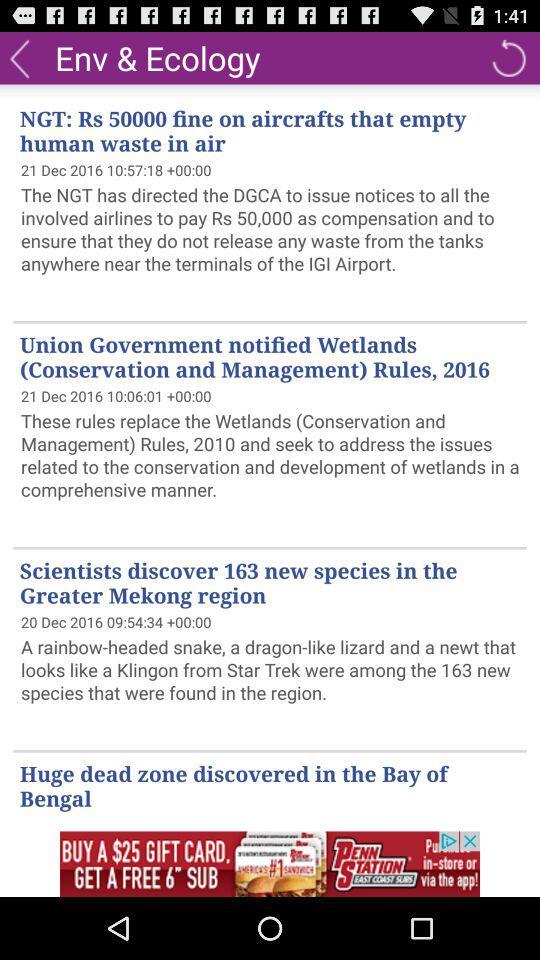  What do you see at coordinates (18, 56) in the screenshot?
I see `go back` at bounding box center [18, 56].